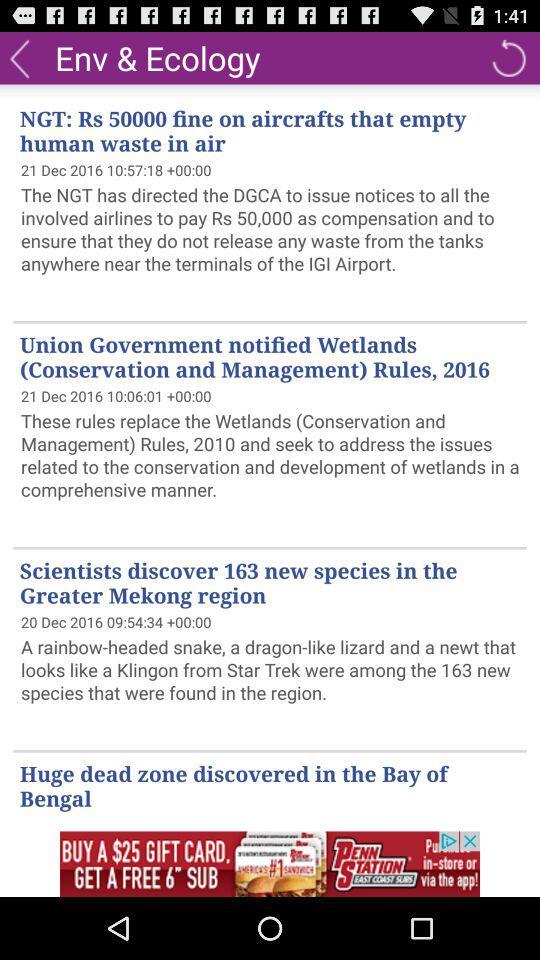  What do you see at coordinates (18, 56) in the screenshot?
I see `go back` at bounding box center [18, 56].